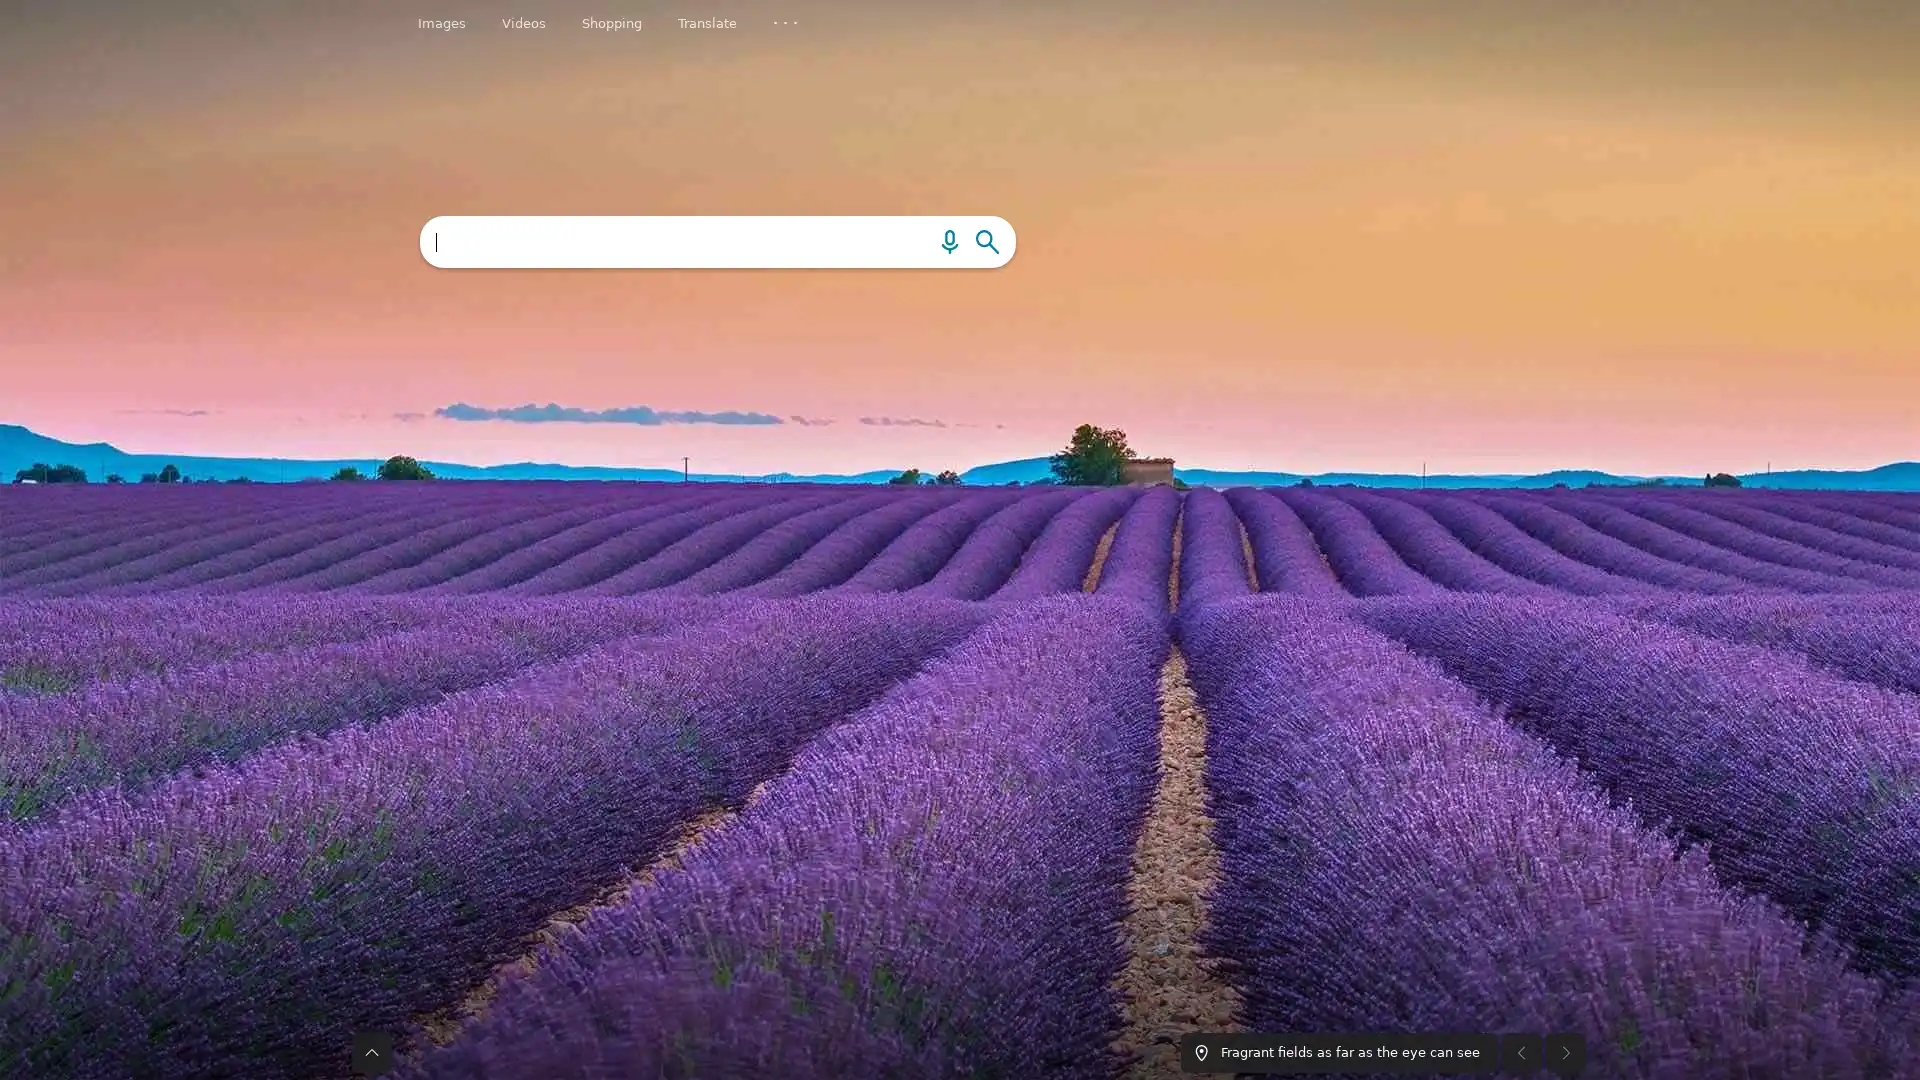 The height and width of the screenshot is (1080, 1920). I want to click on Previous news, so click(306, 878).